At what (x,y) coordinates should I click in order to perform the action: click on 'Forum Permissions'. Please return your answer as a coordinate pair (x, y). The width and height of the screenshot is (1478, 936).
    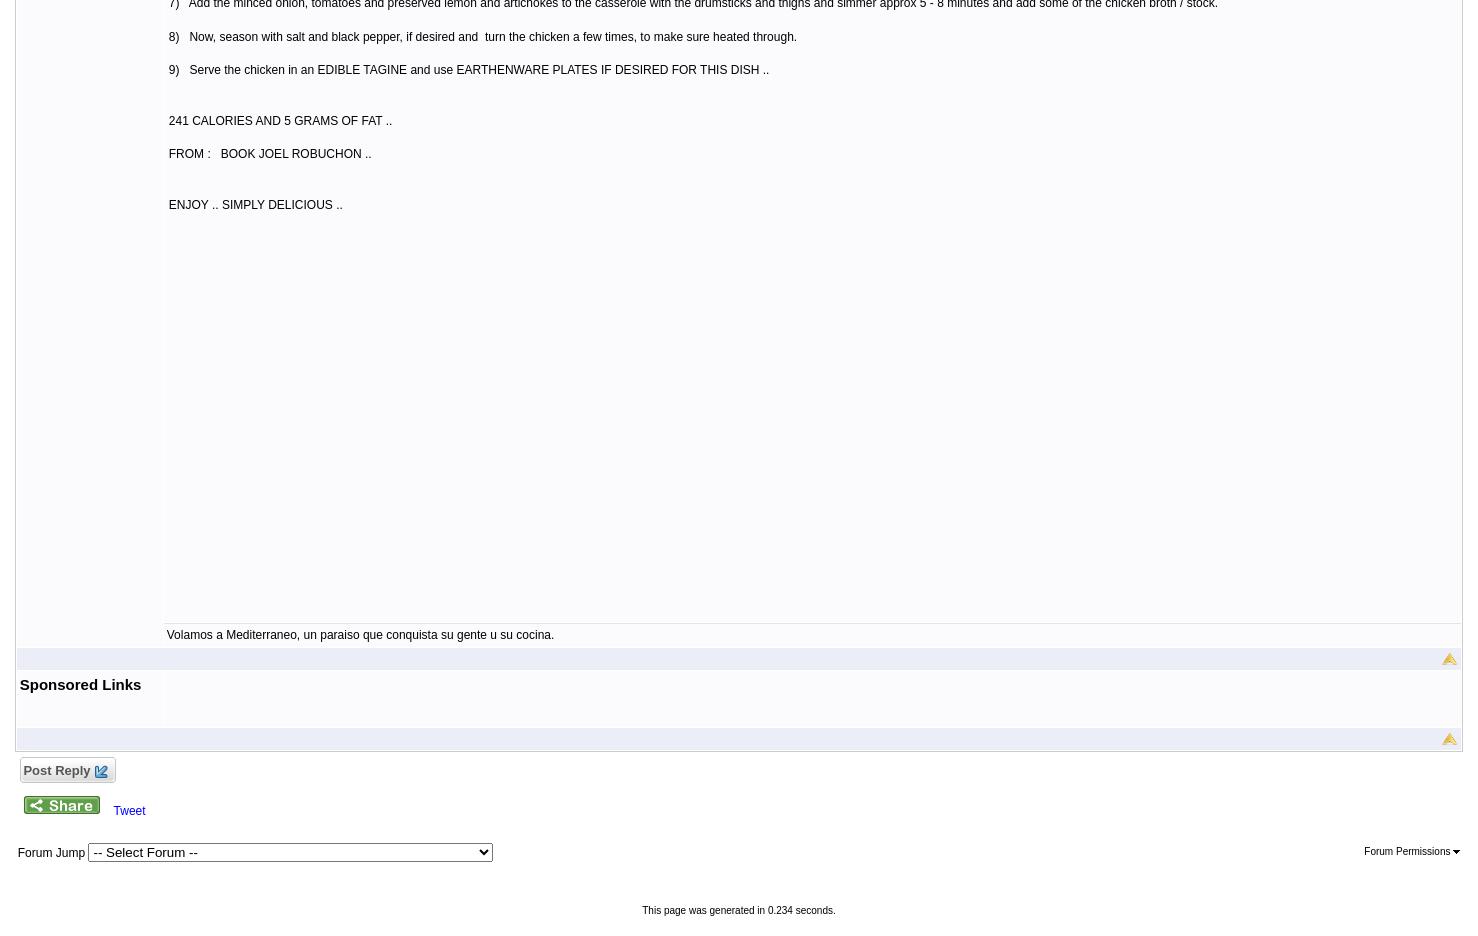
    Looking at the image, I should click on (1407, 851).